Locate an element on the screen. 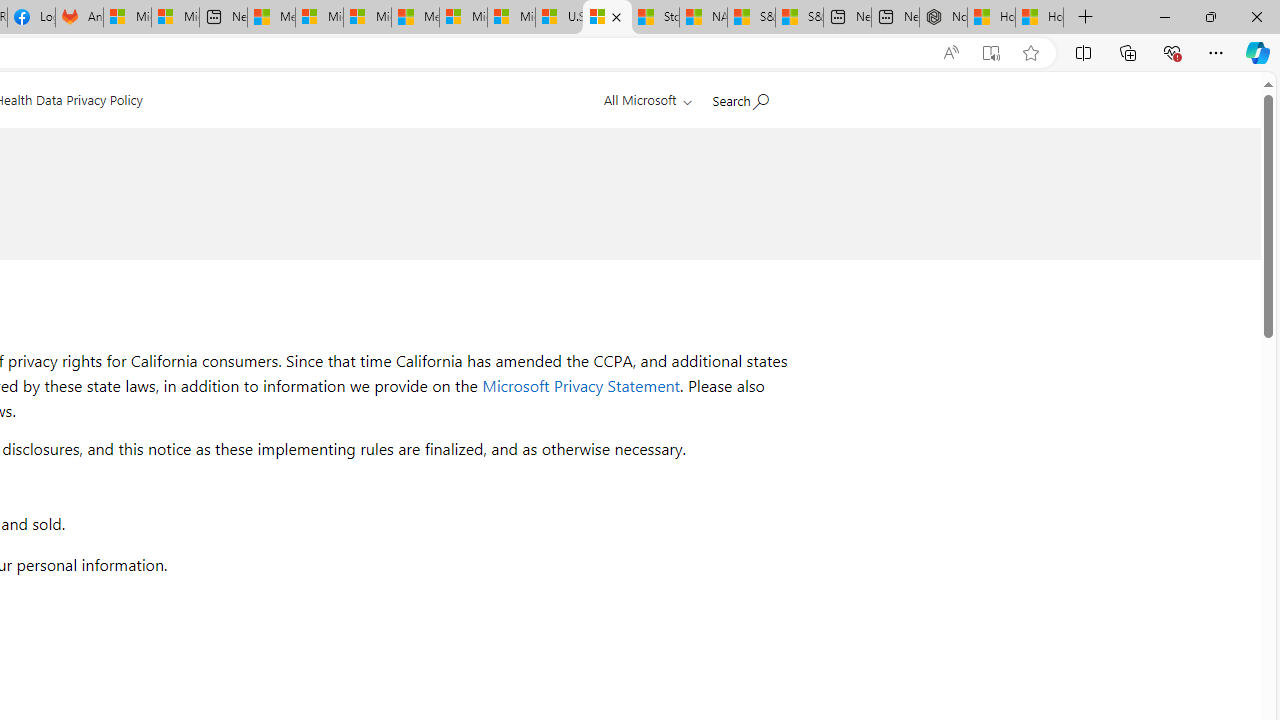 The image size is (1280, 720). 'Settings and more (Alt+F)' is located at coordinates (1215, 51).